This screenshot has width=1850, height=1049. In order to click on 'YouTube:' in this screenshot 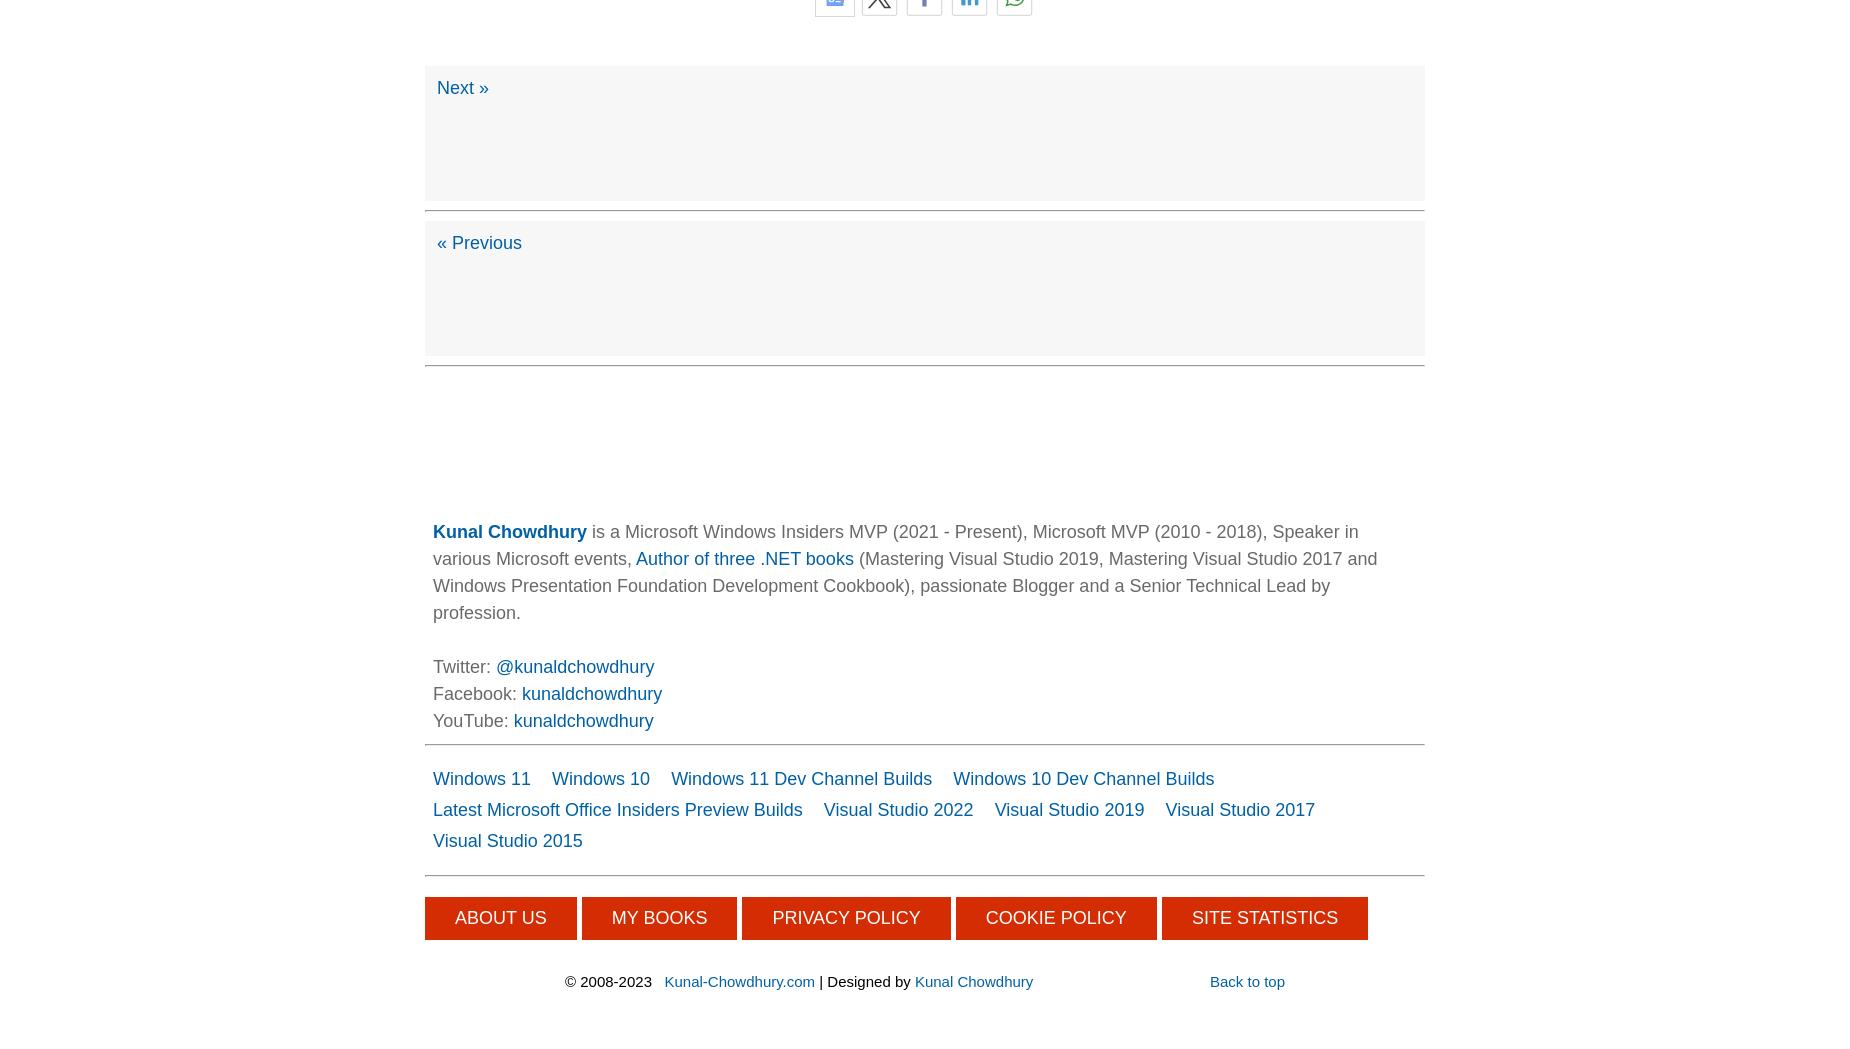, I will do `click(473, 720)`.